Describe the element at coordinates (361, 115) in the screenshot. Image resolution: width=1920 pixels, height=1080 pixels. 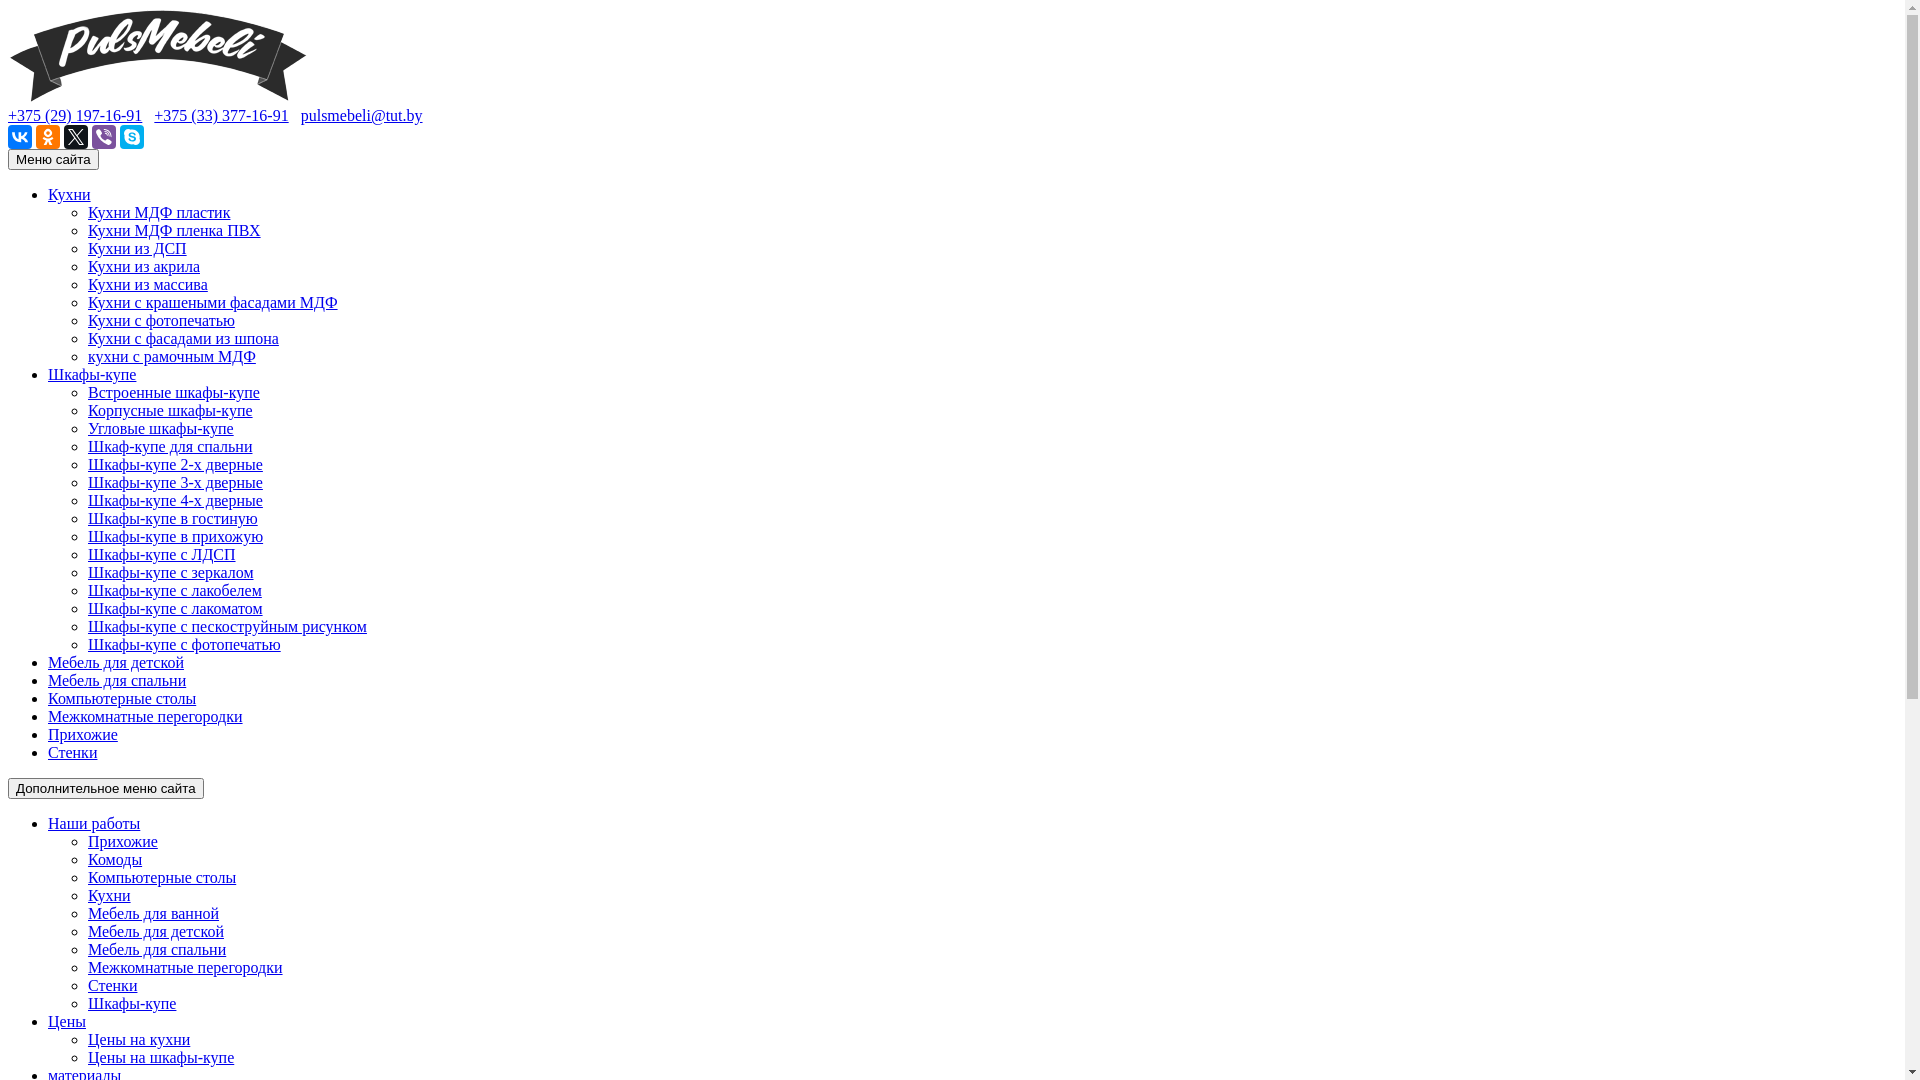
I see `'pulsmebeli@tut.by'` at that location.